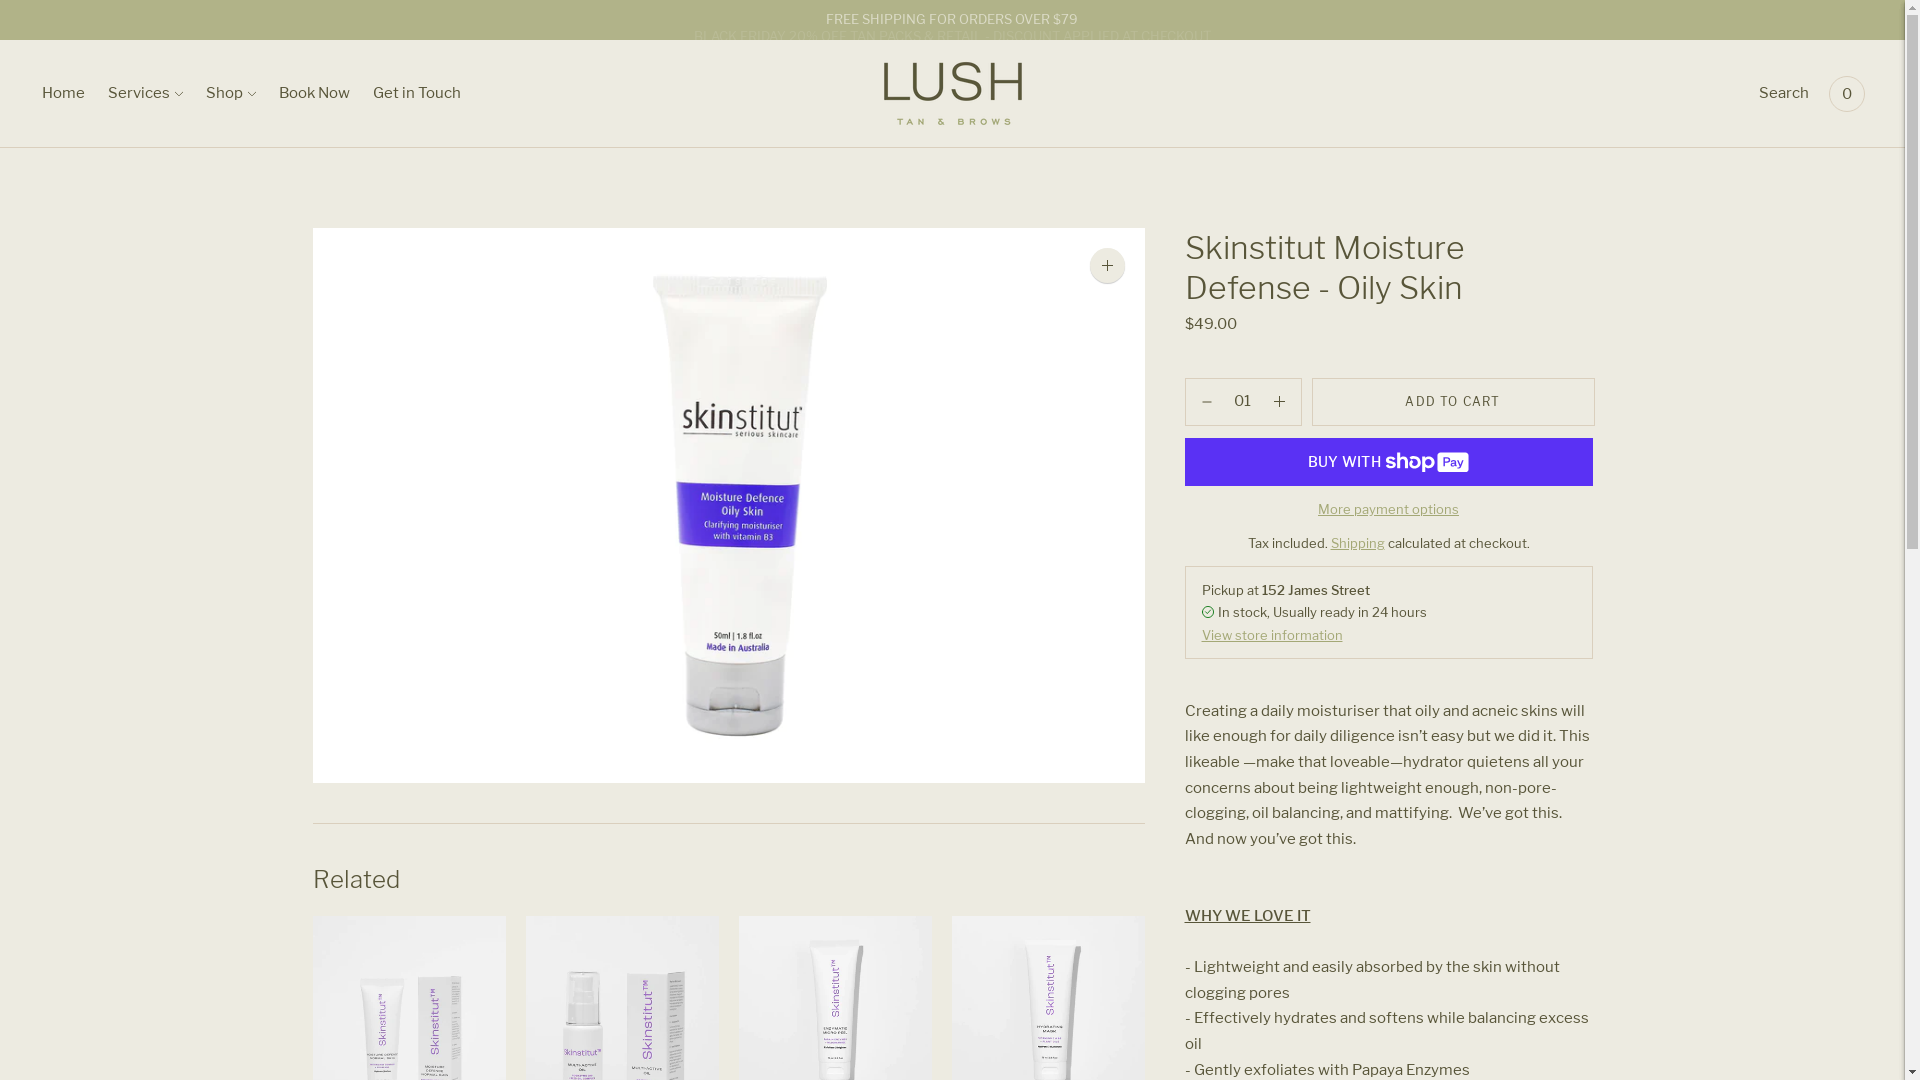 The image size is (1920, 1080). I want to click on 'Shop', so click(230, 93).